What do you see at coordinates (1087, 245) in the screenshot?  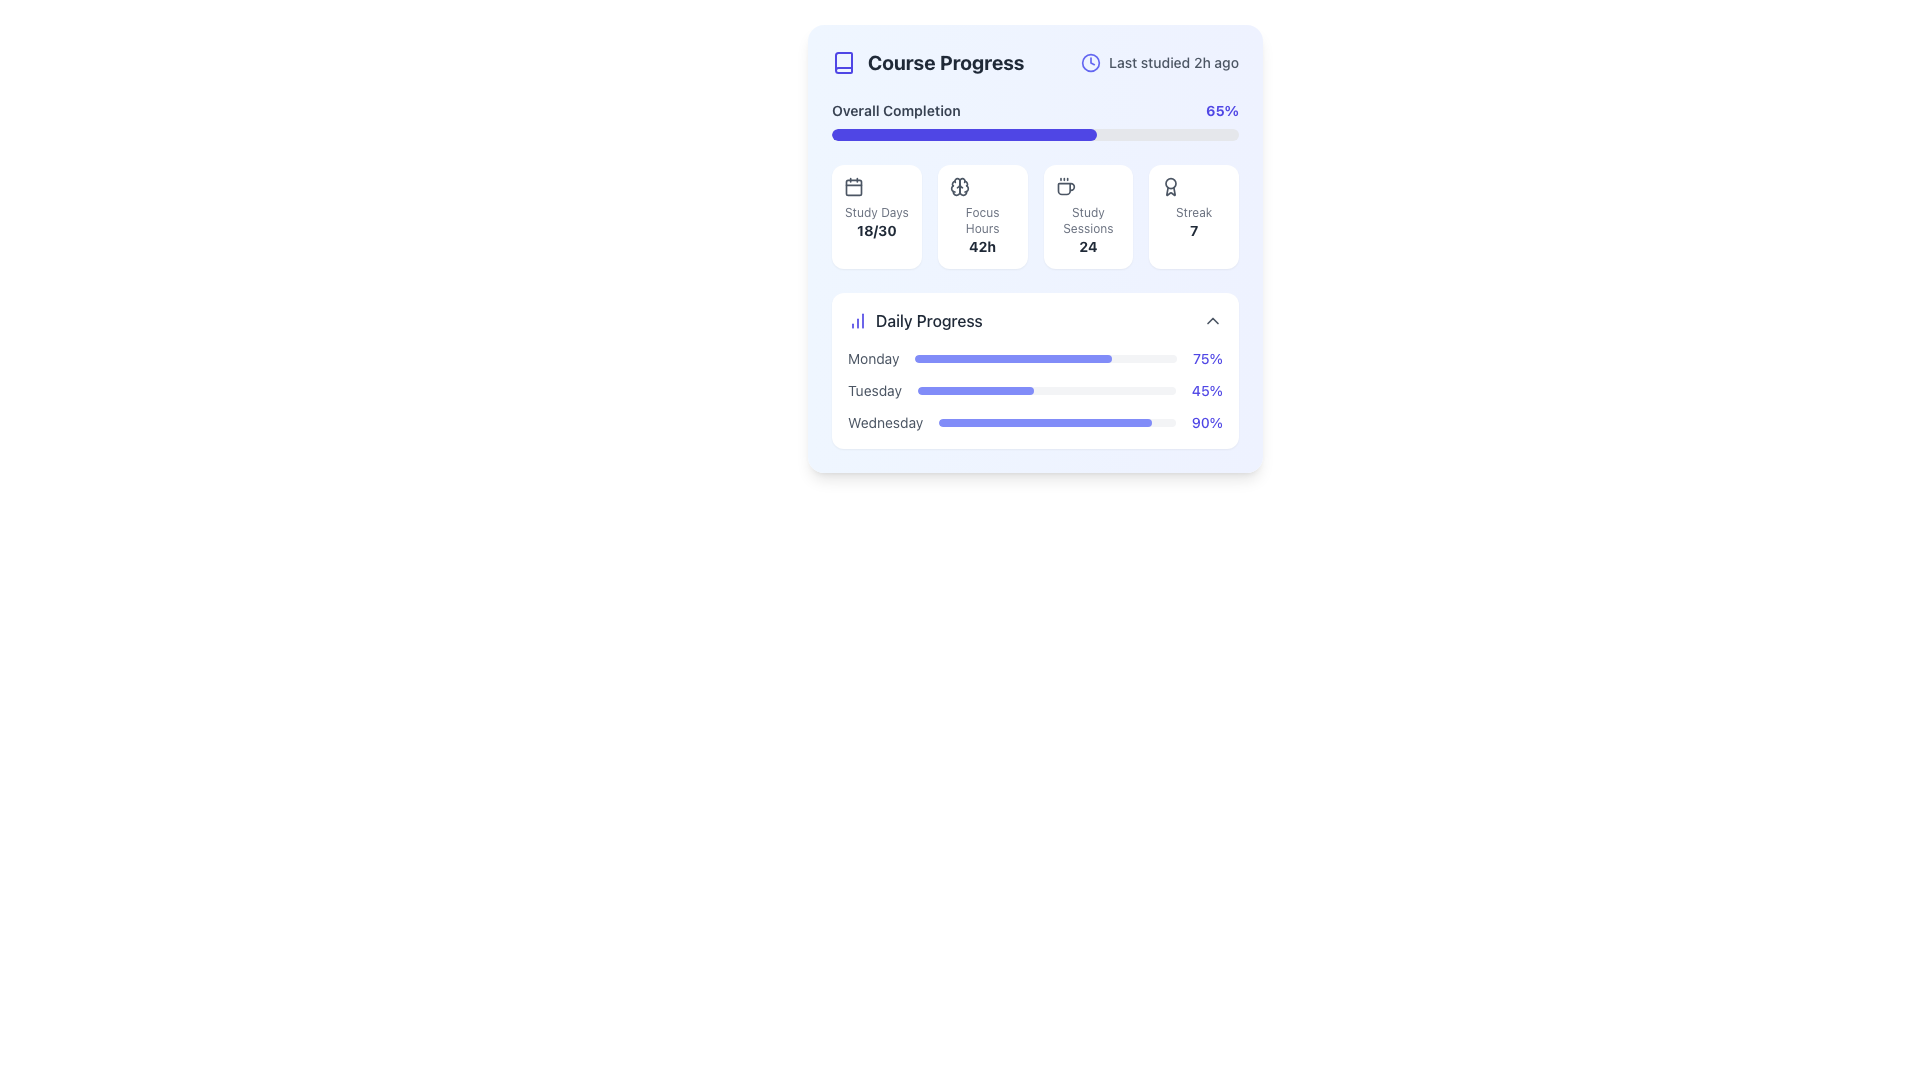 I see `the text element that displays the number of study sessions recorded, located in the 'Study Sessions' card` at bounding box center [1087, 245].